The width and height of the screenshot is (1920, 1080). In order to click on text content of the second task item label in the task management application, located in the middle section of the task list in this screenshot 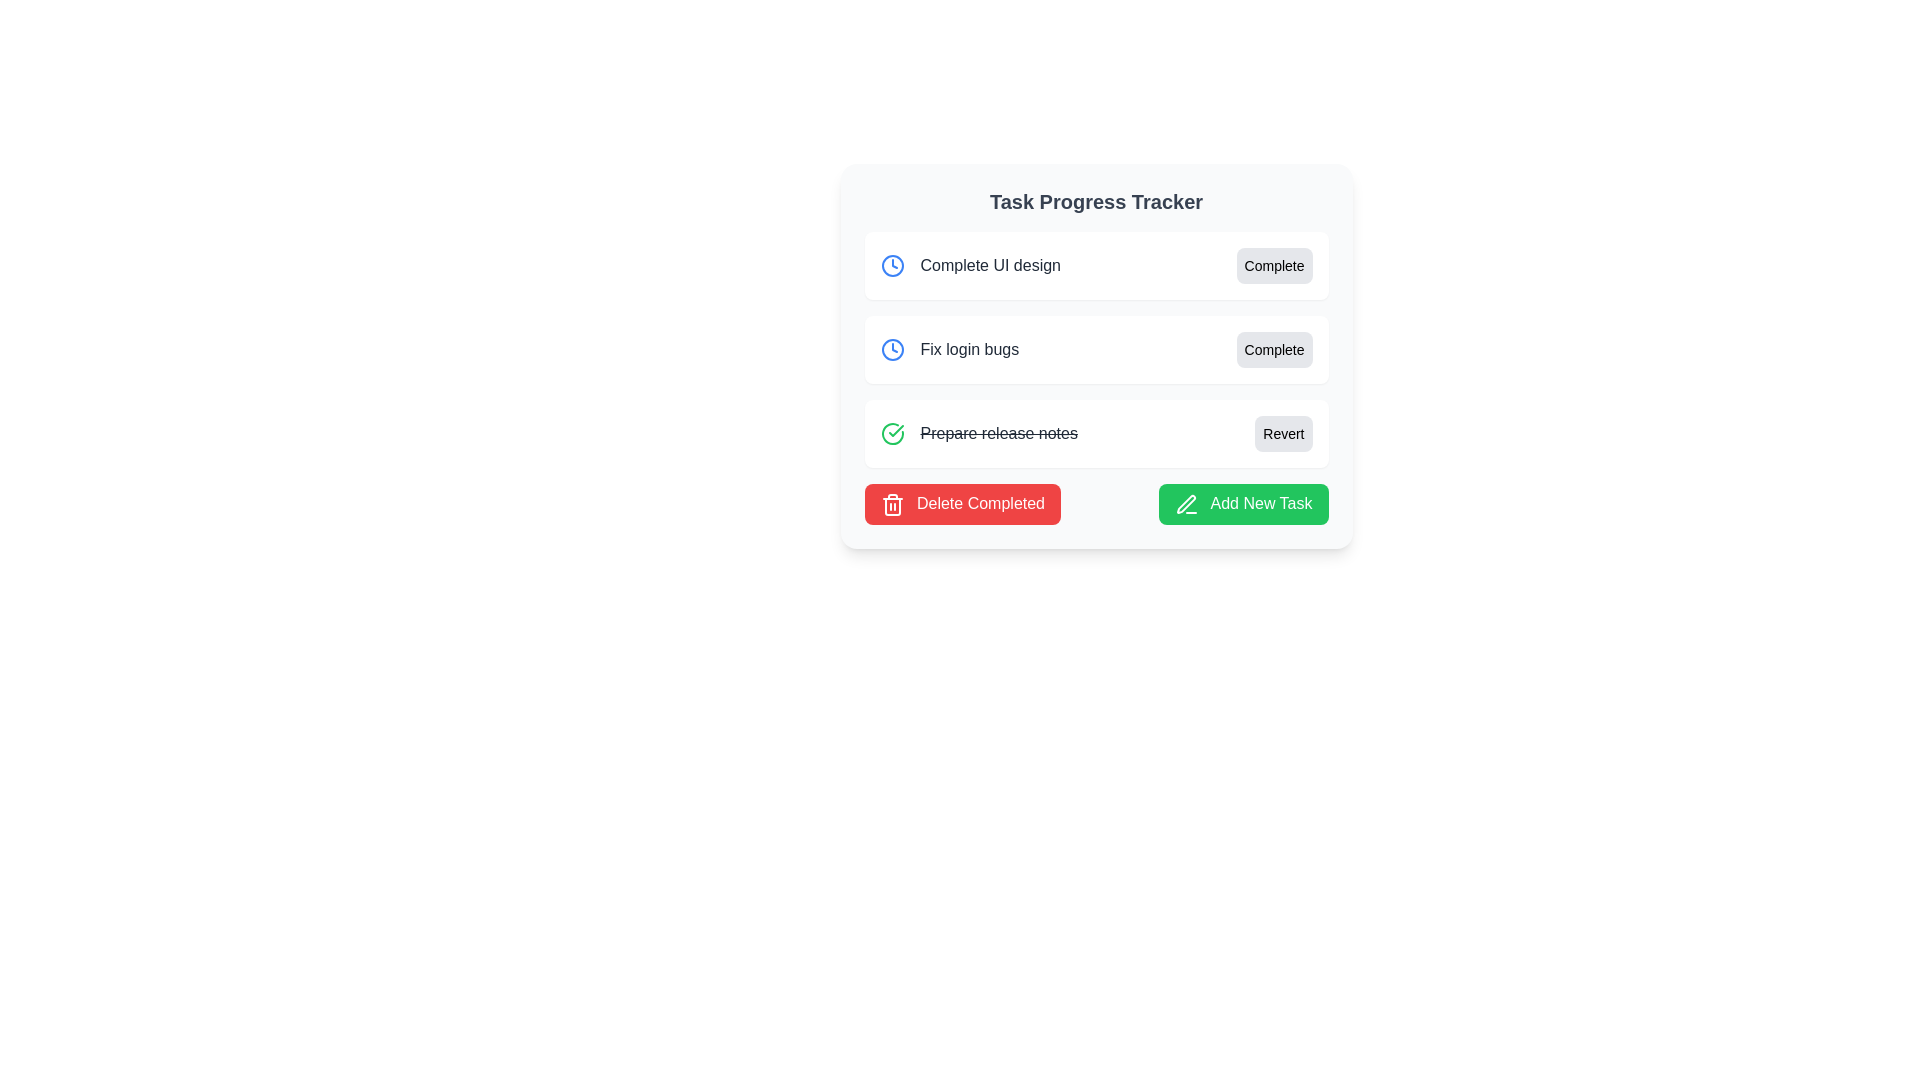, I will do `click(969, 349)`.